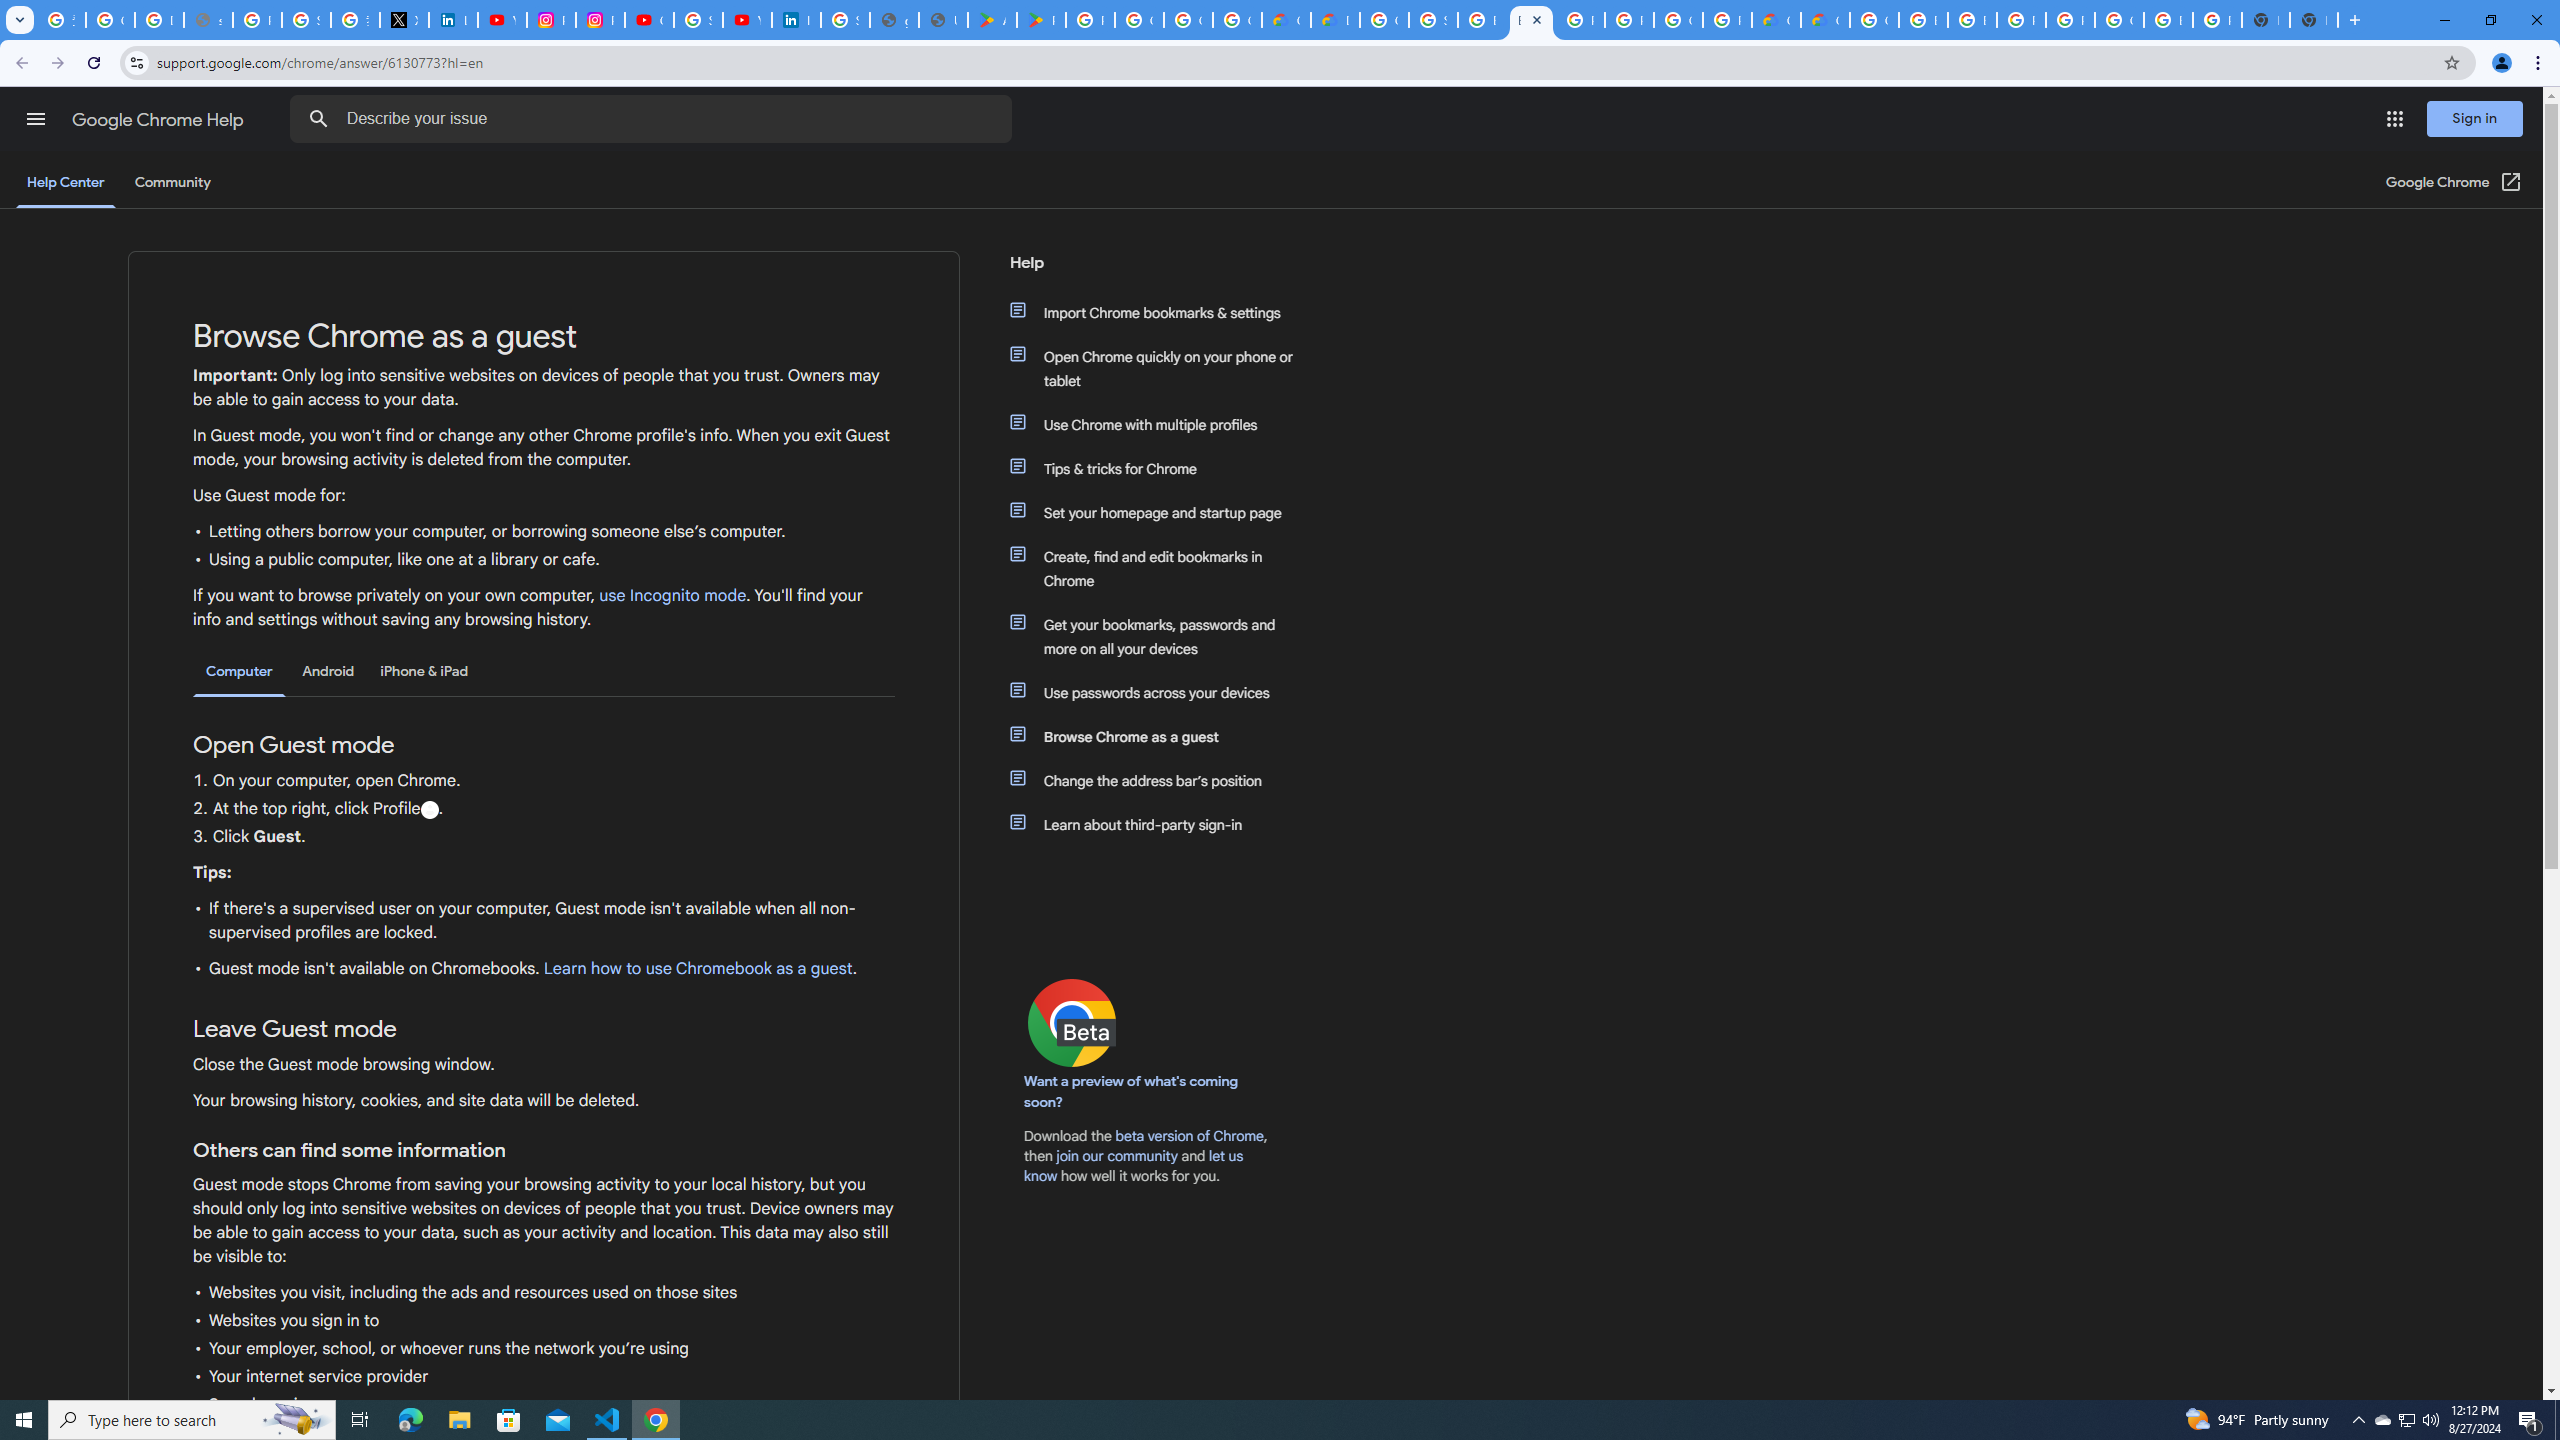  Describe the element at coordinates (1162, 693) in the screenshot. I see `'Use passwords across your devices'` at that location.